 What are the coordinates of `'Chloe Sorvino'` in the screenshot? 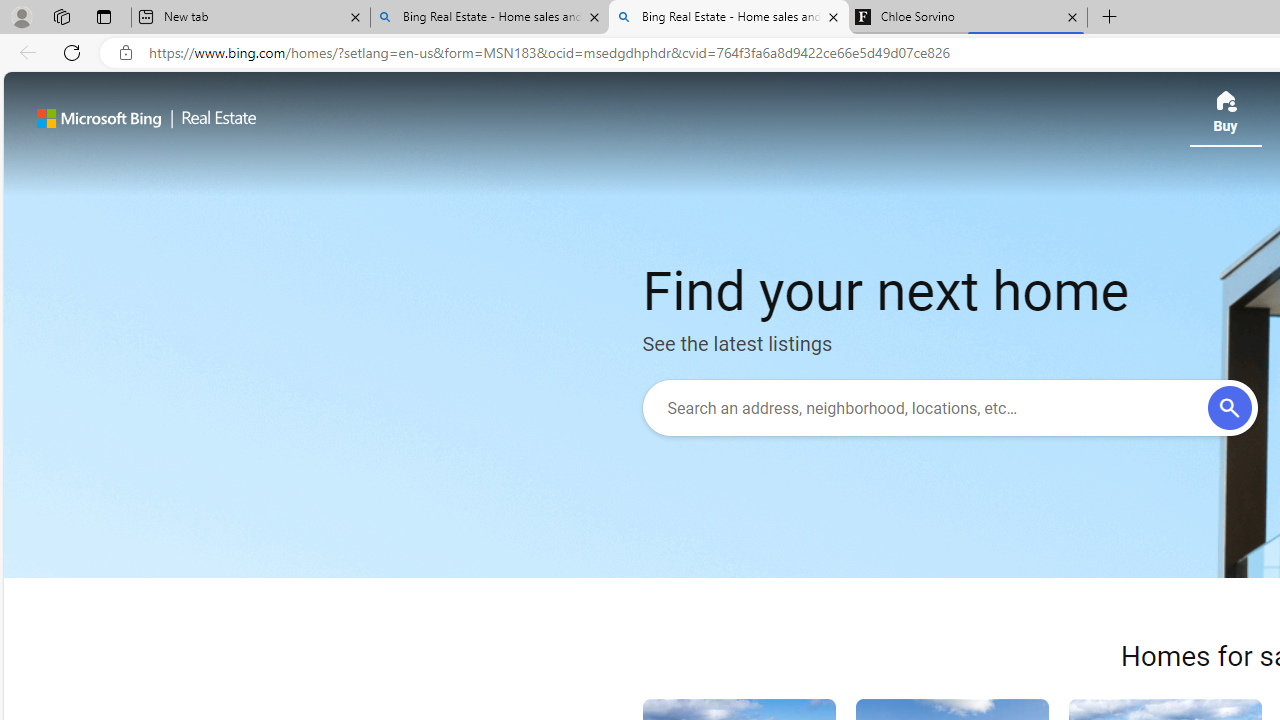 It's located at (967, 17).